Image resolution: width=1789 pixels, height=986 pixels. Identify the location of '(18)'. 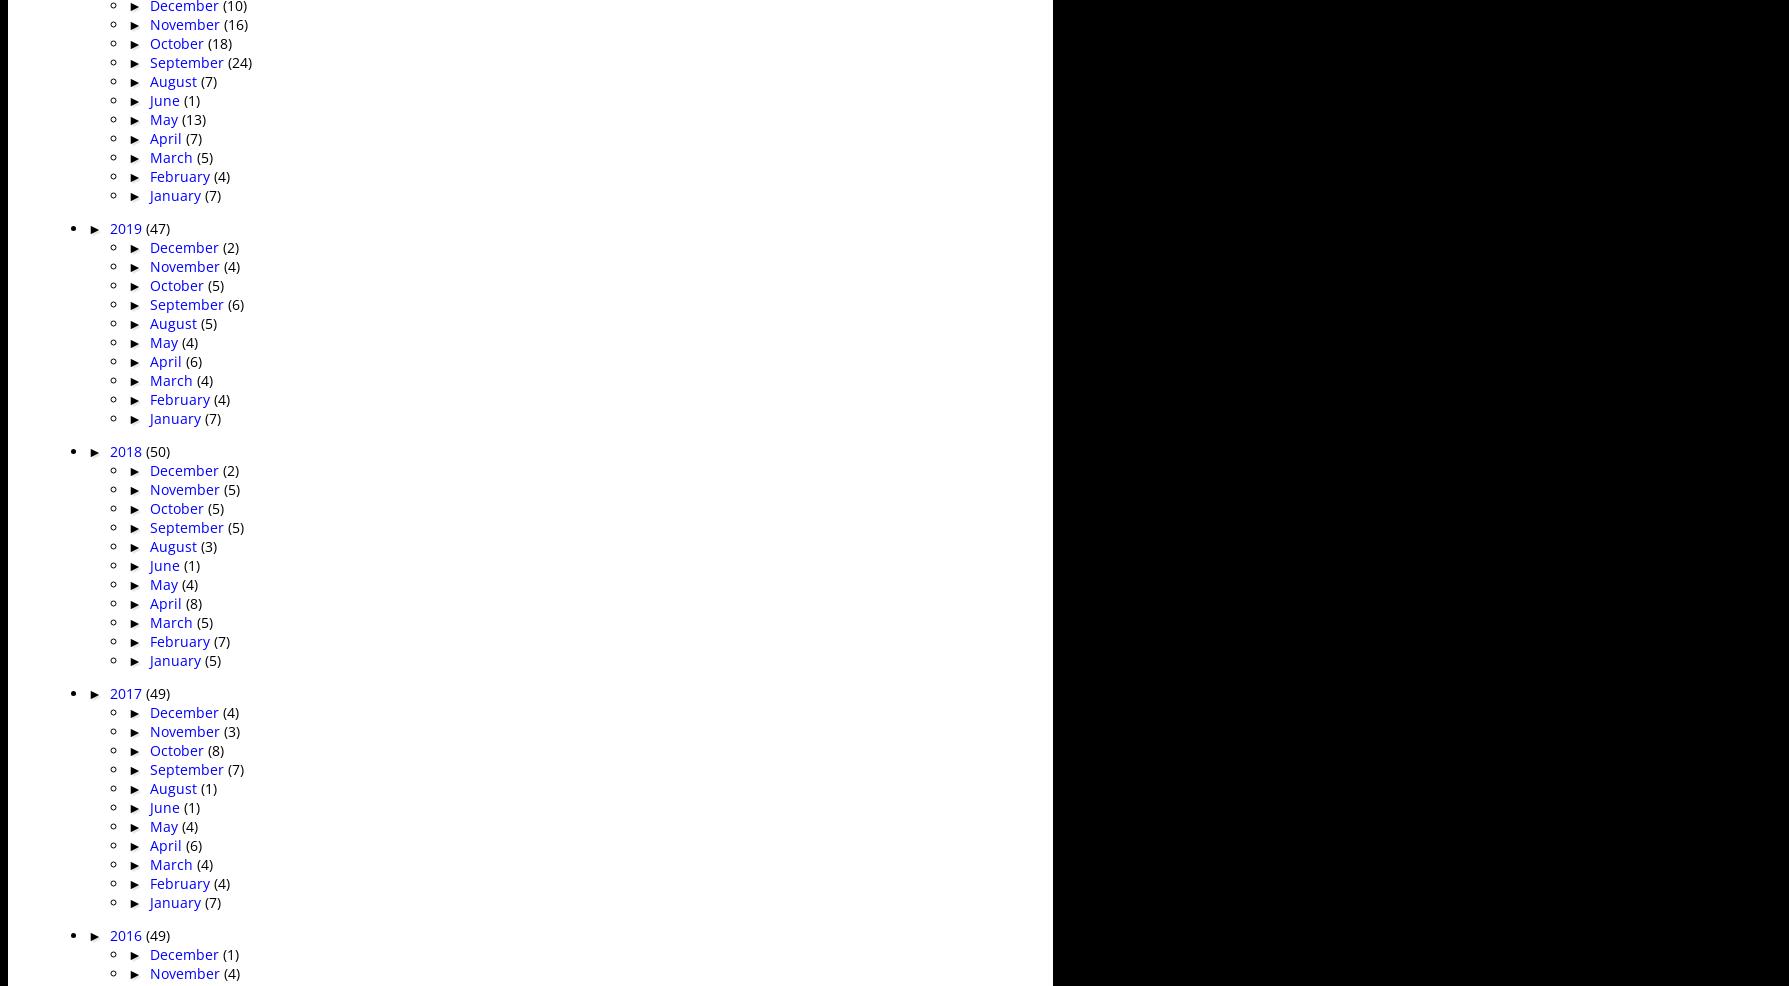
(218, 41).